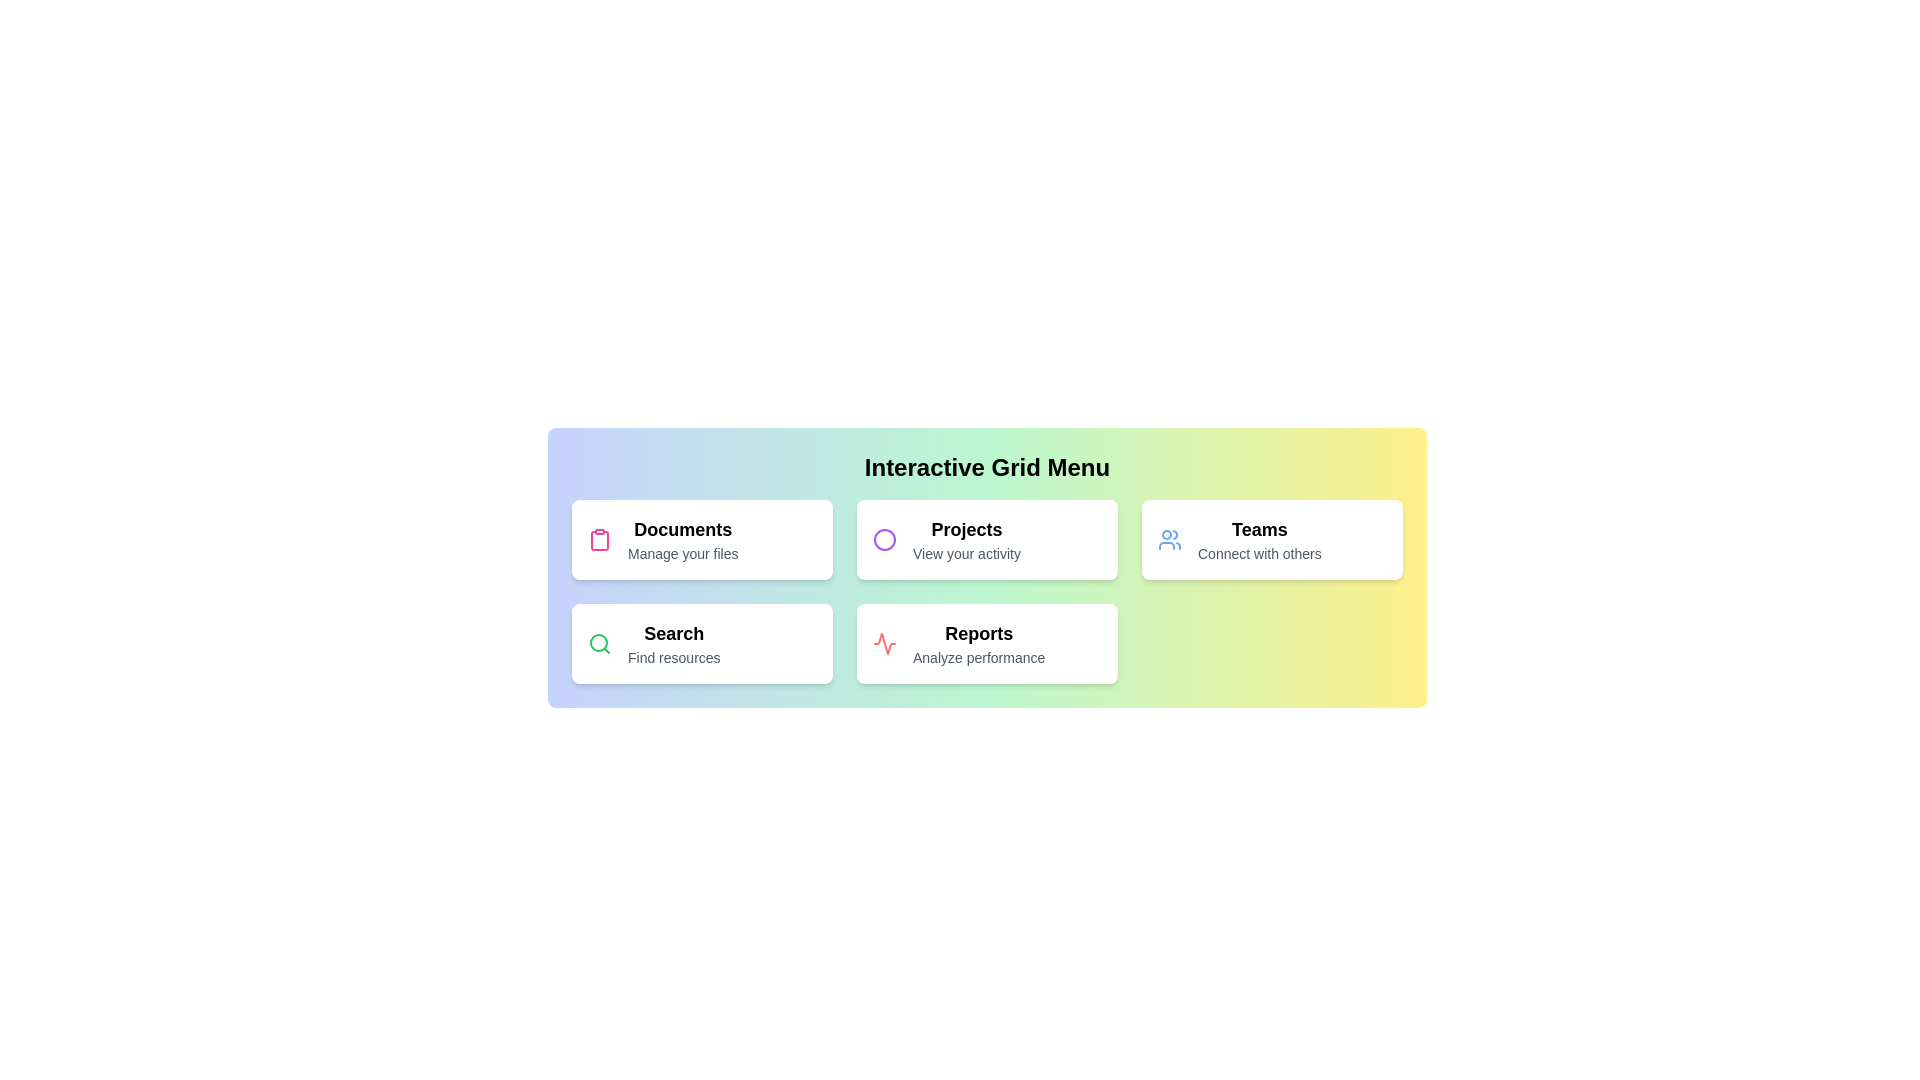 The width and height of the screenshot is (1920, 1080). I want to click on the Projects menu item to select it, so click(987, 540).